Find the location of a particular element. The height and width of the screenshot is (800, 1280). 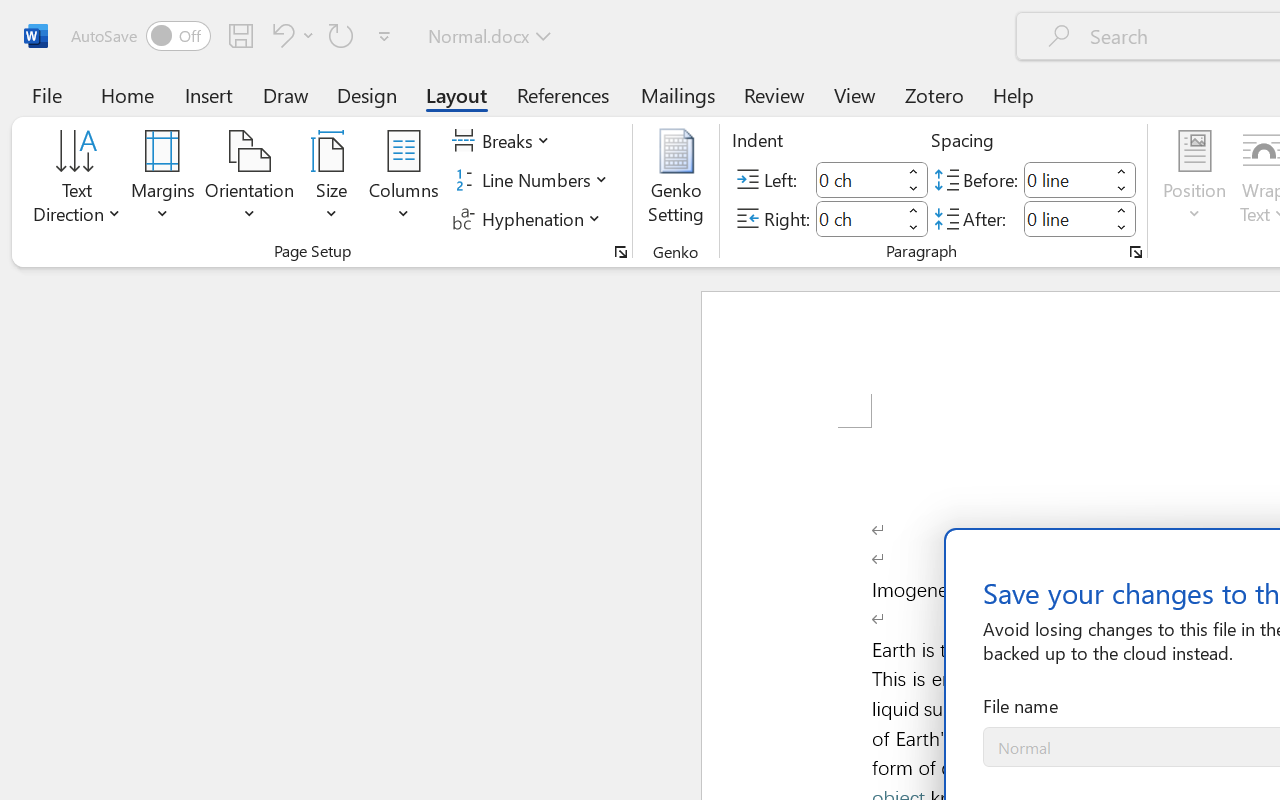

'Position' is located at coordinates (1194, 179).